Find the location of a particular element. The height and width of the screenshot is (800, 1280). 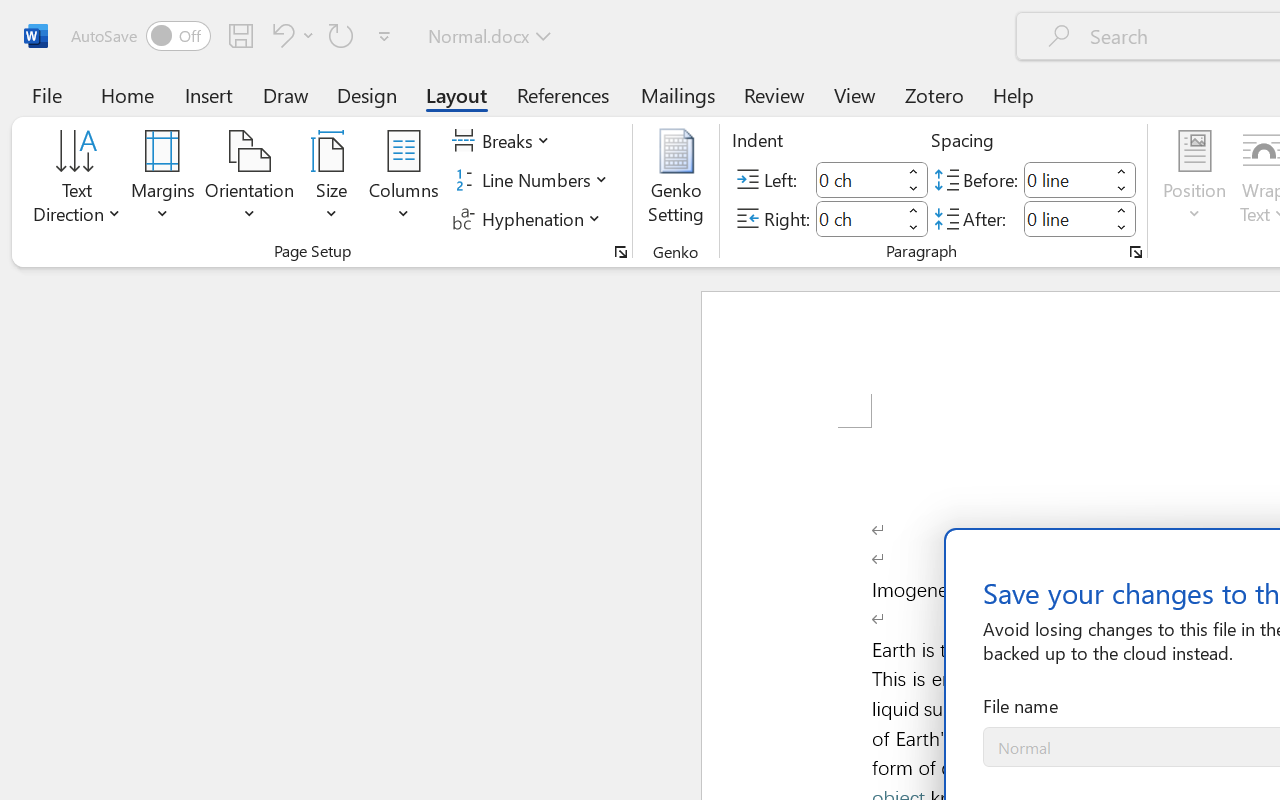

'Position' is located at coordinates (1194, 179).